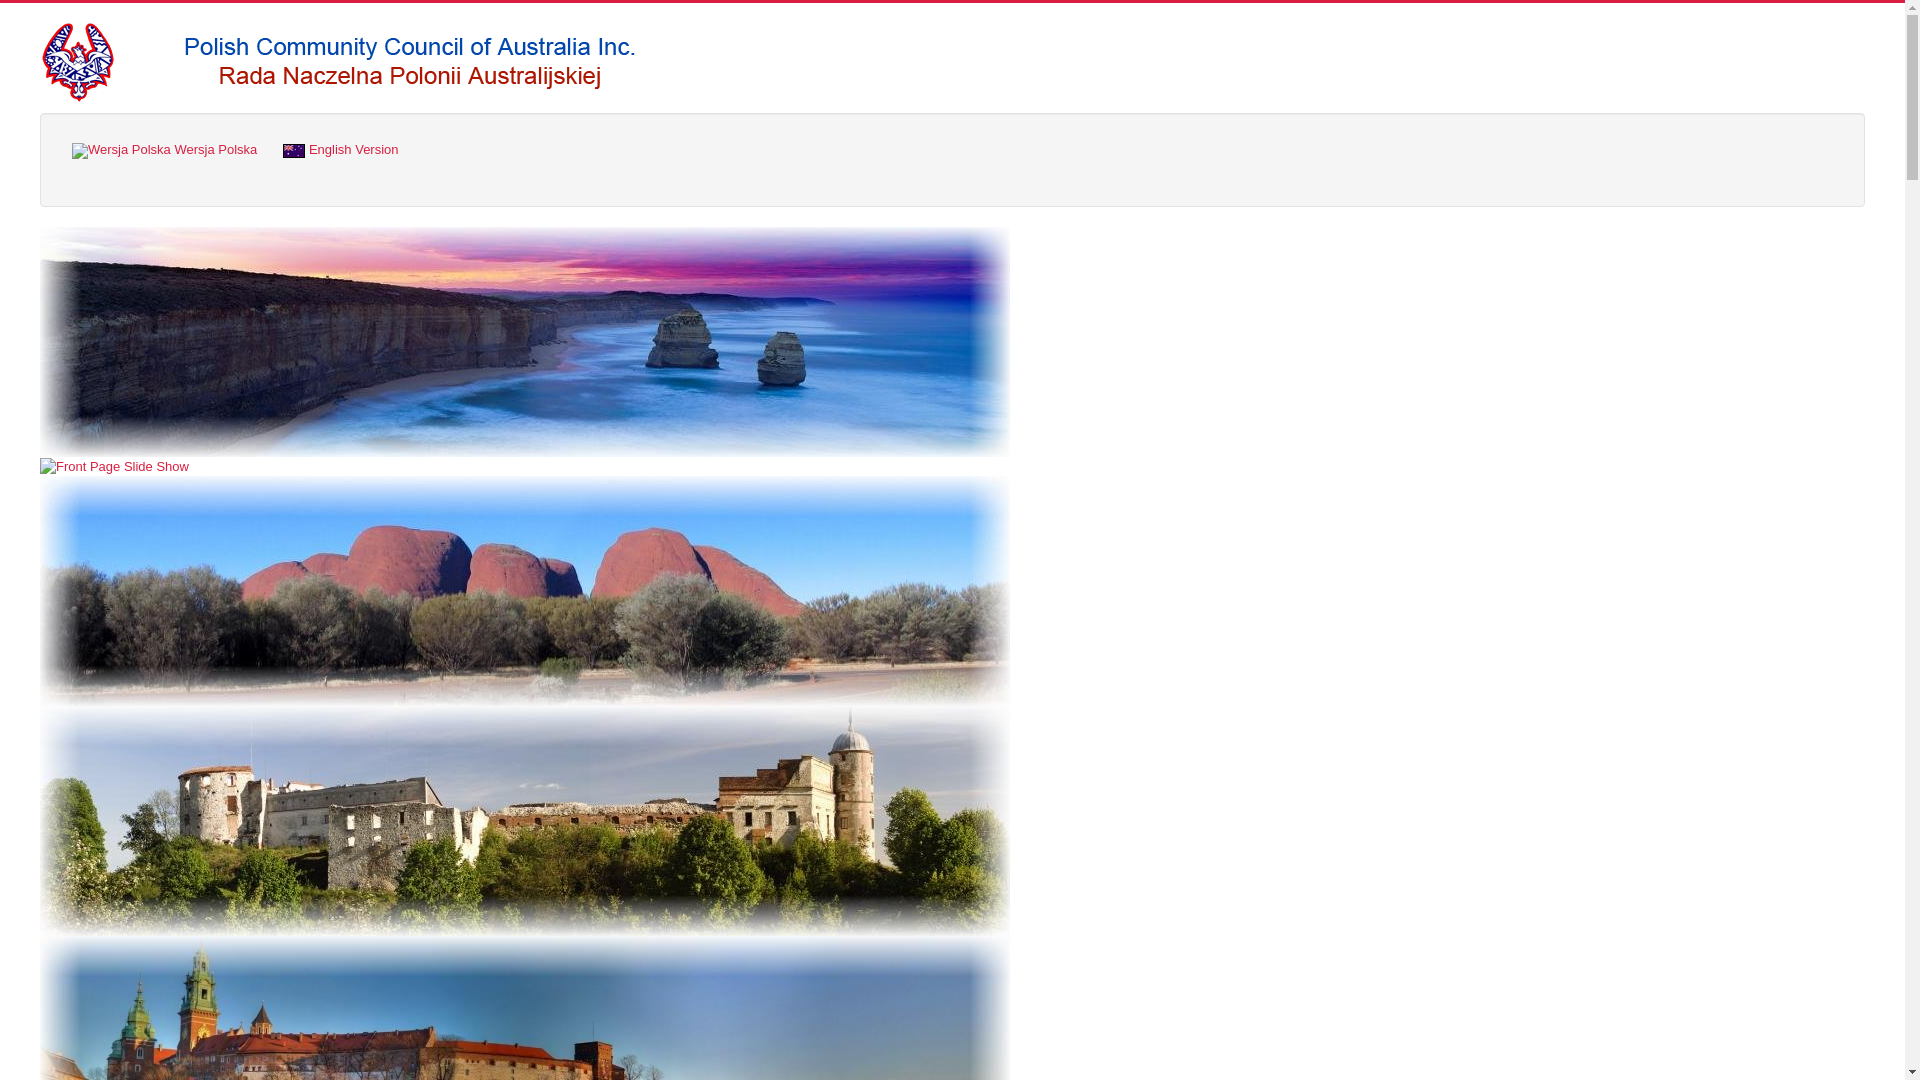 The image size is (1920, 1080). I want to click on 'English Version', so click(340, 149).